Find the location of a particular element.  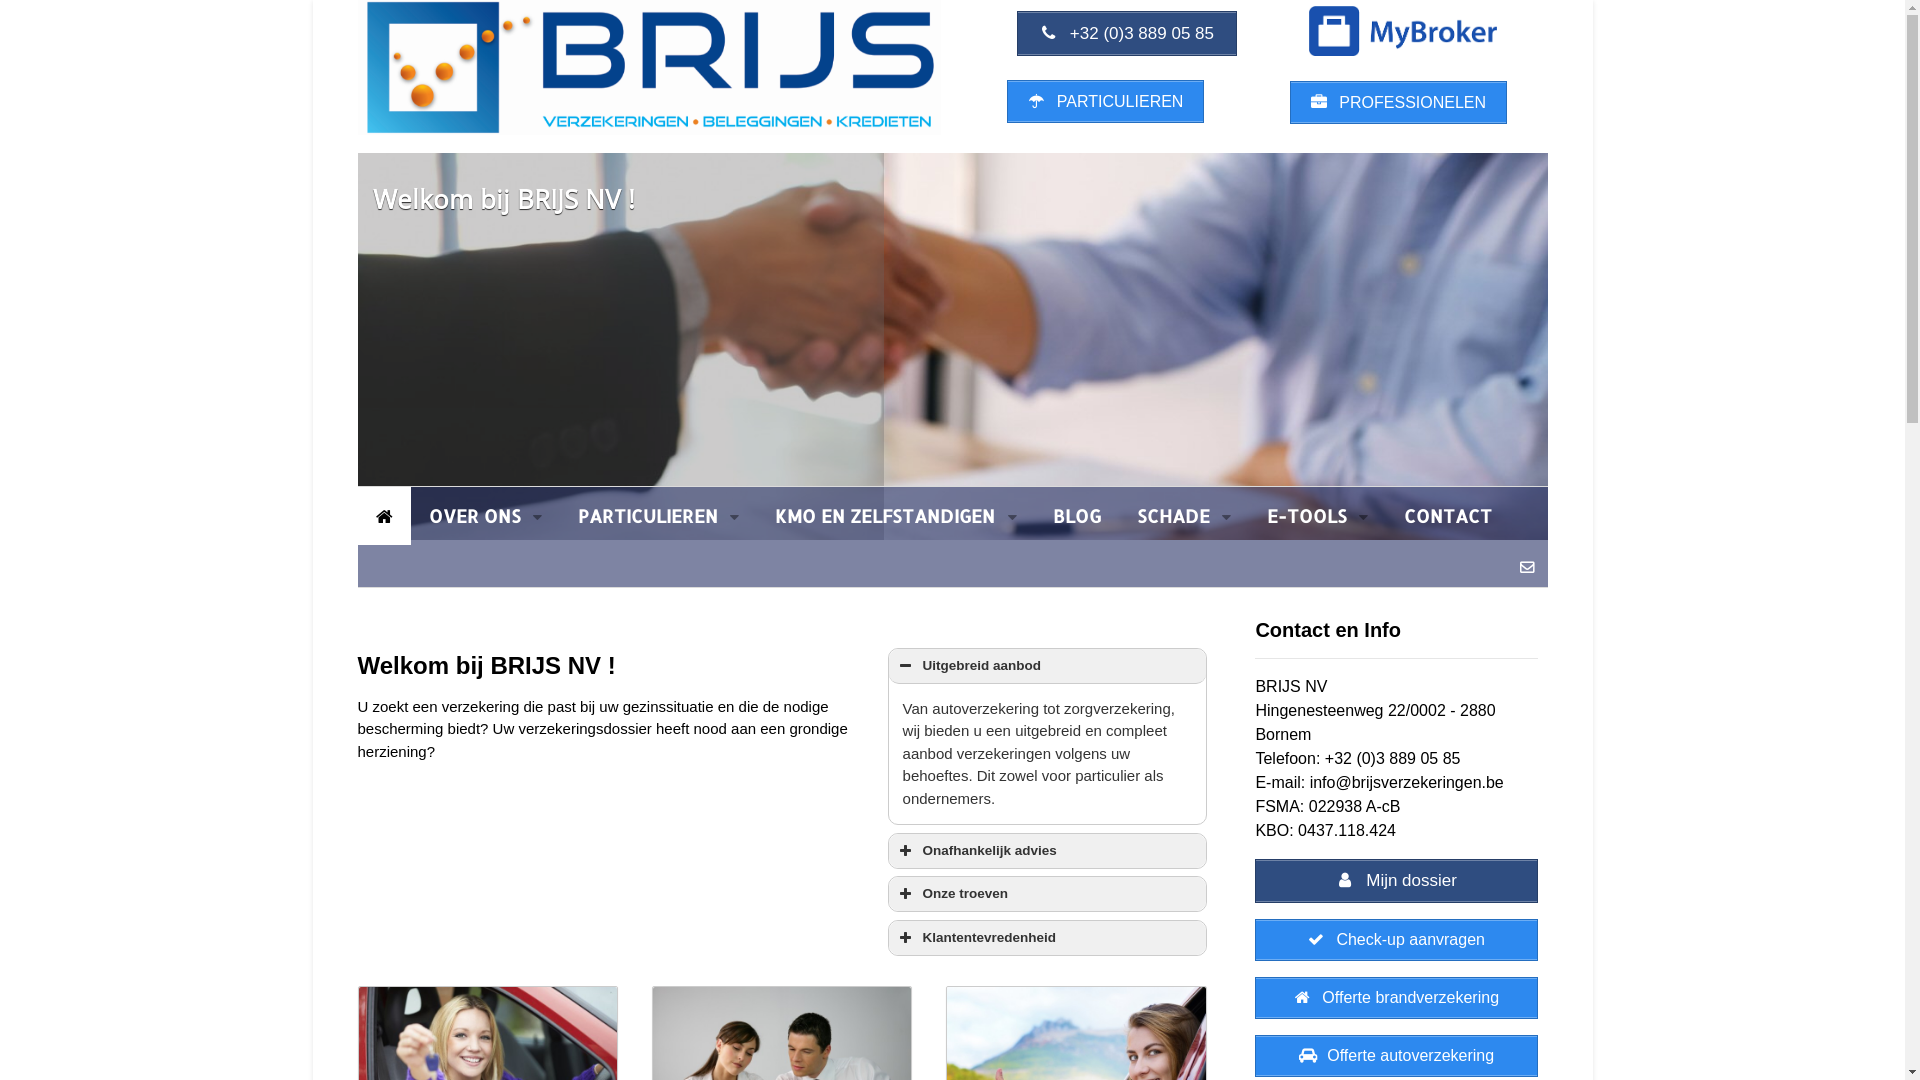

'Mijn dossier' is located at coordinates (1395, 879).